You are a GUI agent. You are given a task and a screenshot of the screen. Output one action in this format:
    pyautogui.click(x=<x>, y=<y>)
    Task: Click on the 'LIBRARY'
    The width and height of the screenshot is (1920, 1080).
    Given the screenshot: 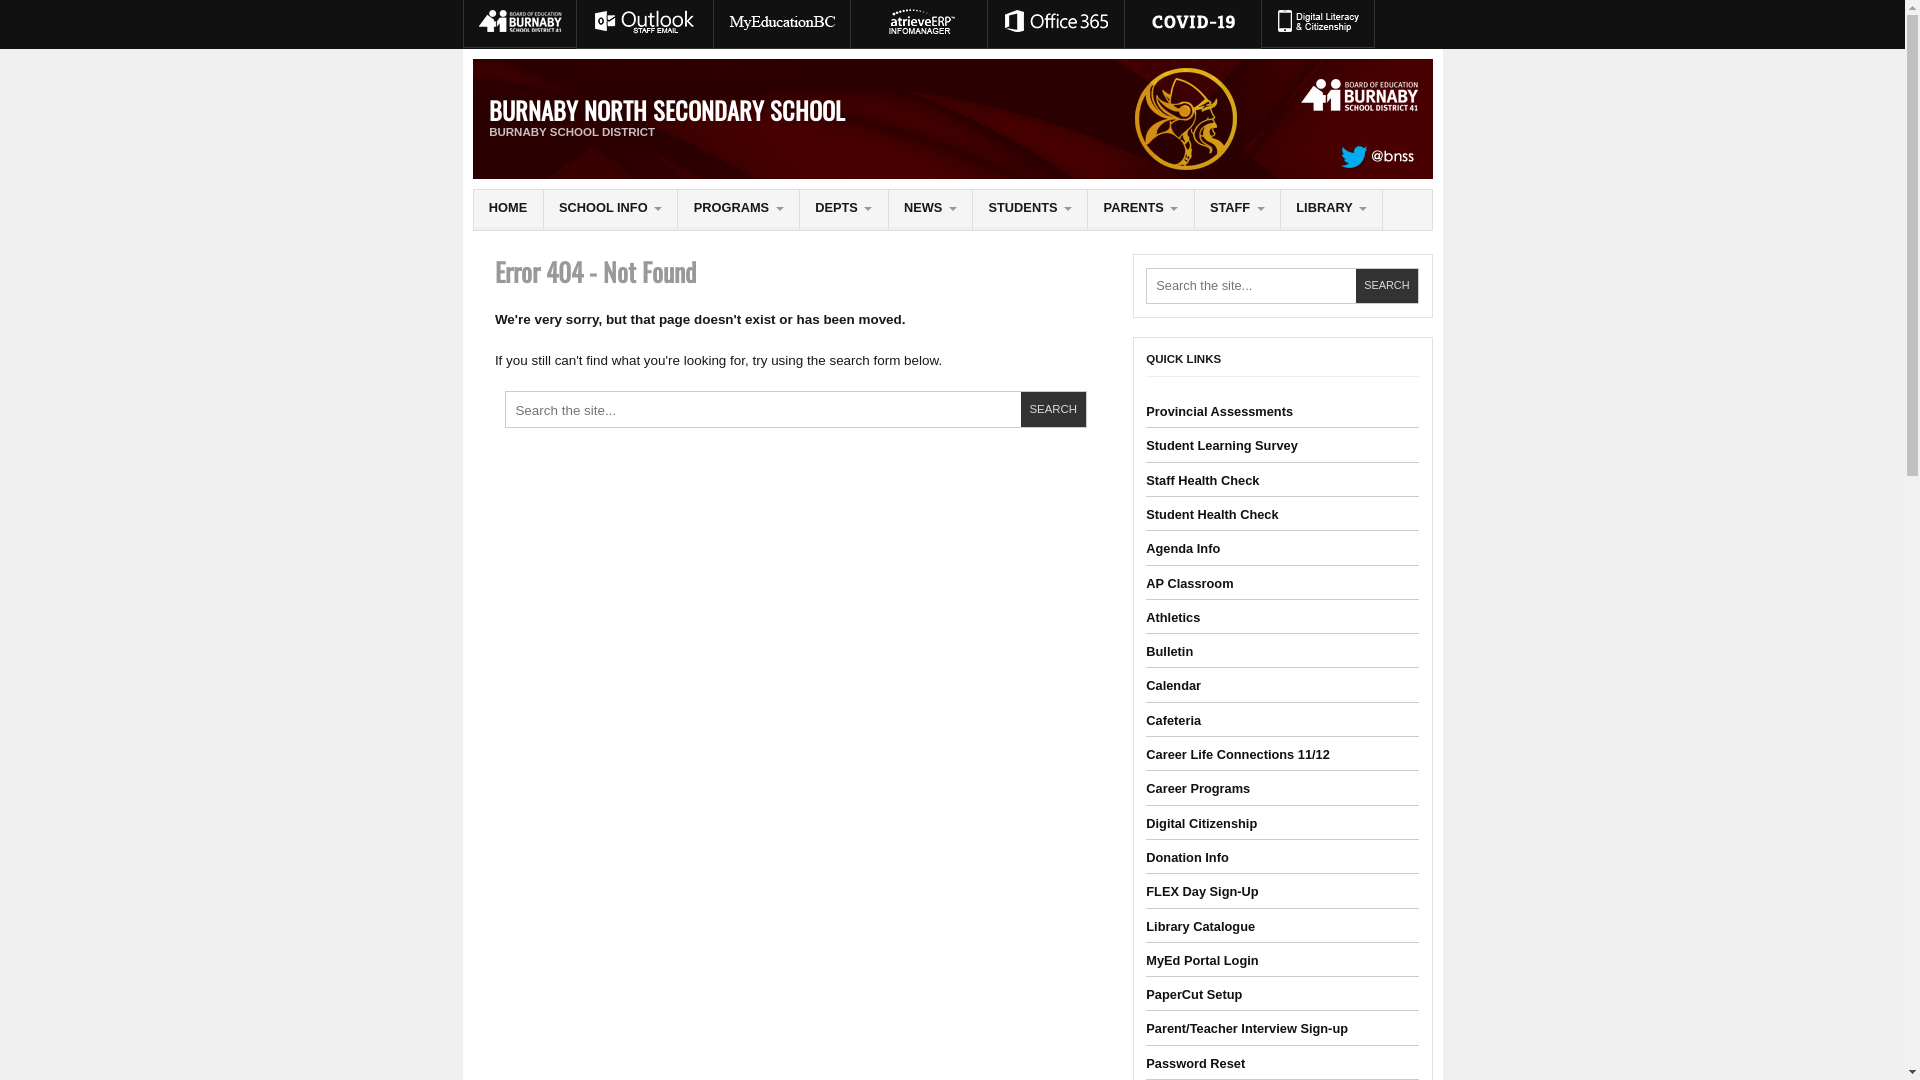 What is the action you would take?
    pyautogui.click(x=1281, y=209)
    